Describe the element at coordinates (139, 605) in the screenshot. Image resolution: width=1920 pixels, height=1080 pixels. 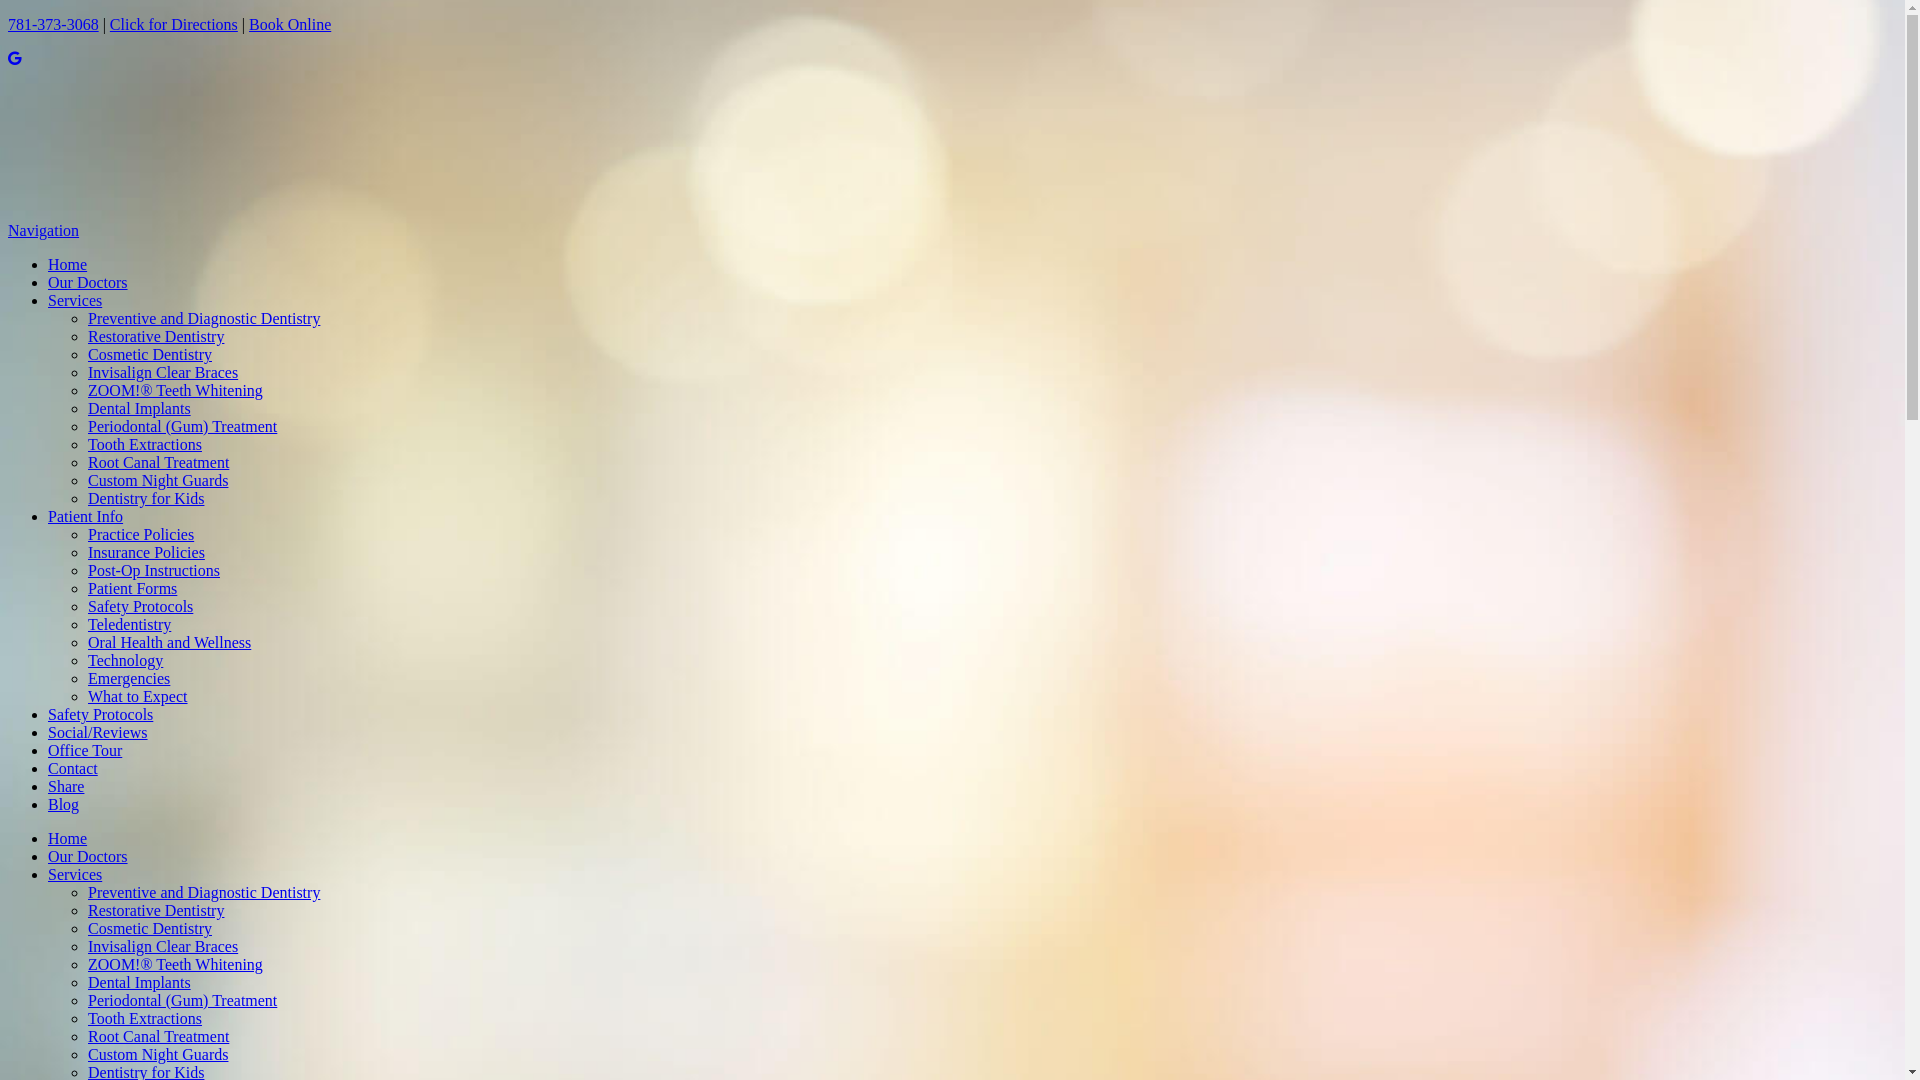
I see `'Safety Protocols'` at that location.